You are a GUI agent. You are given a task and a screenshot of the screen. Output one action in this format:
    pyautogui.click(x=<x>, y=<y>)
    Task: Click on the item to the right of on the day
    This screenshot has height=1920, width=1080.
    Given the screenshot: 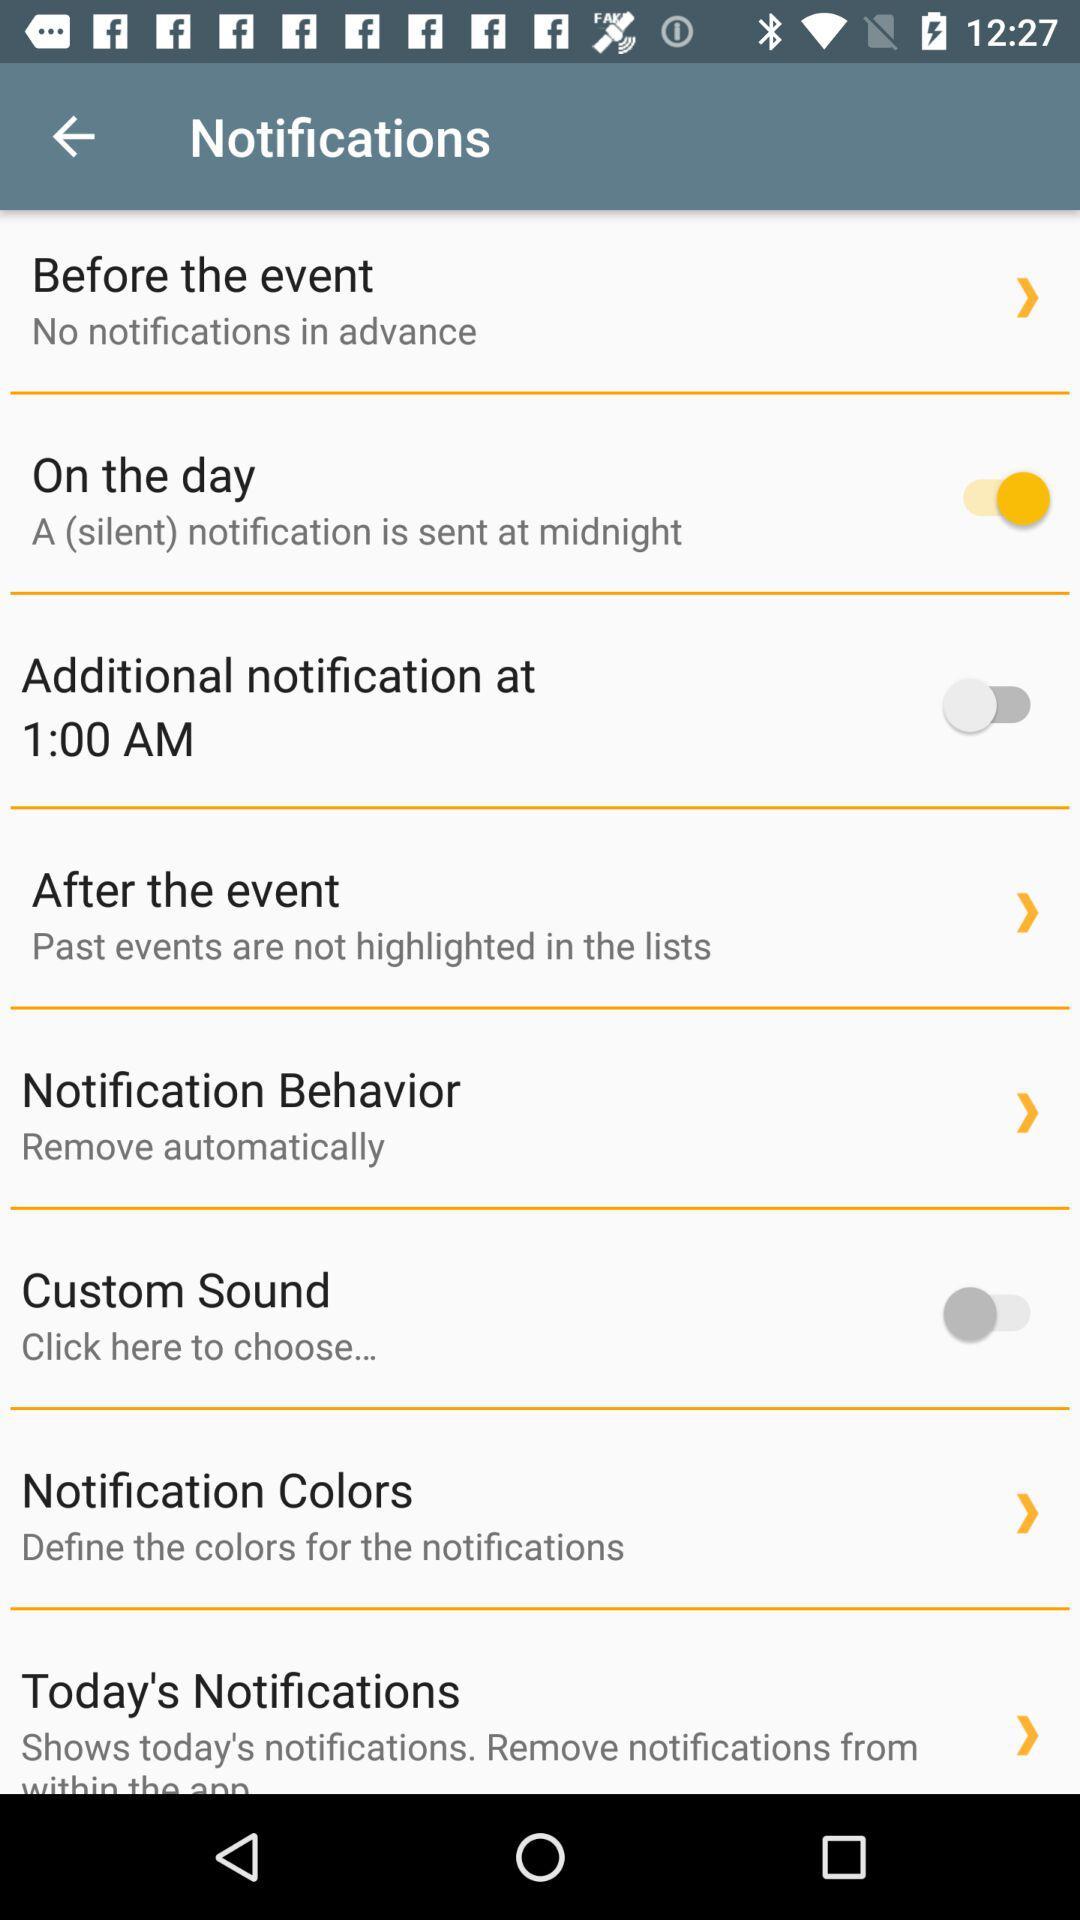 What is the action you would take?
    pyautogui.click(x=996, y=498)
    